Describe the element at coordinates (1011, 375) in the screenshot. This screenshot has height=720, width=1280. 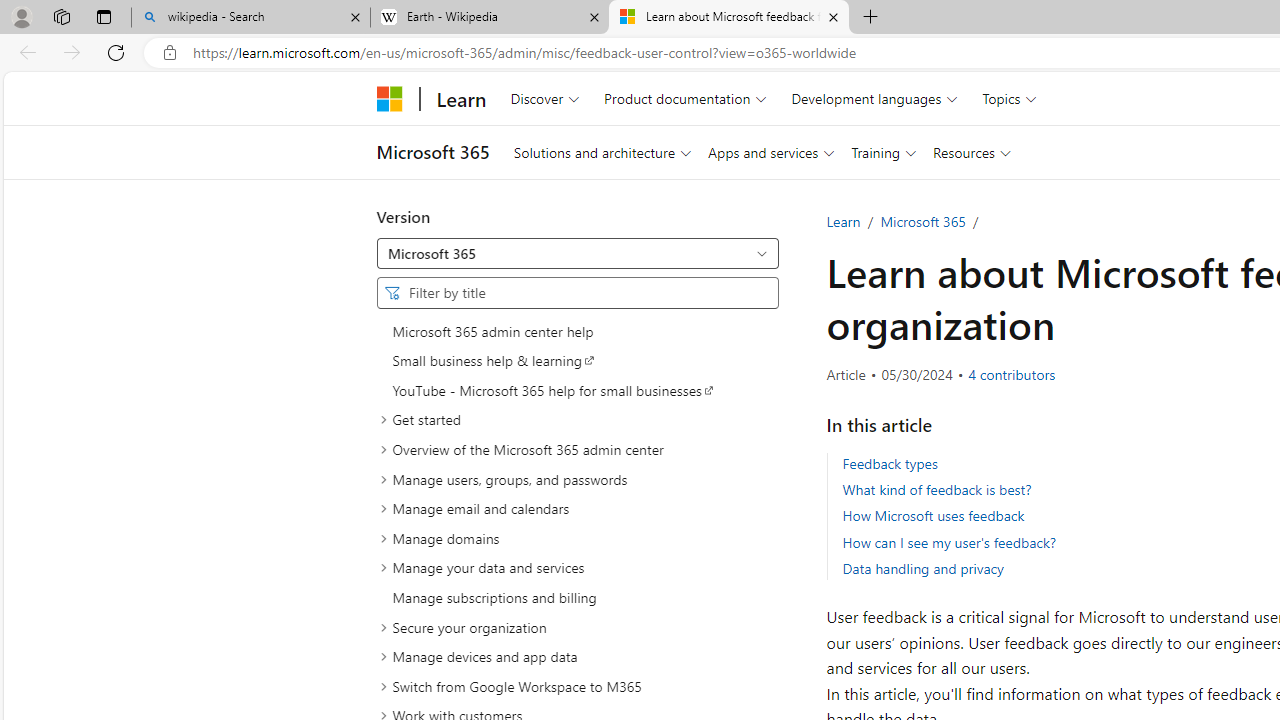
I see `'4 contributors'` at that location.